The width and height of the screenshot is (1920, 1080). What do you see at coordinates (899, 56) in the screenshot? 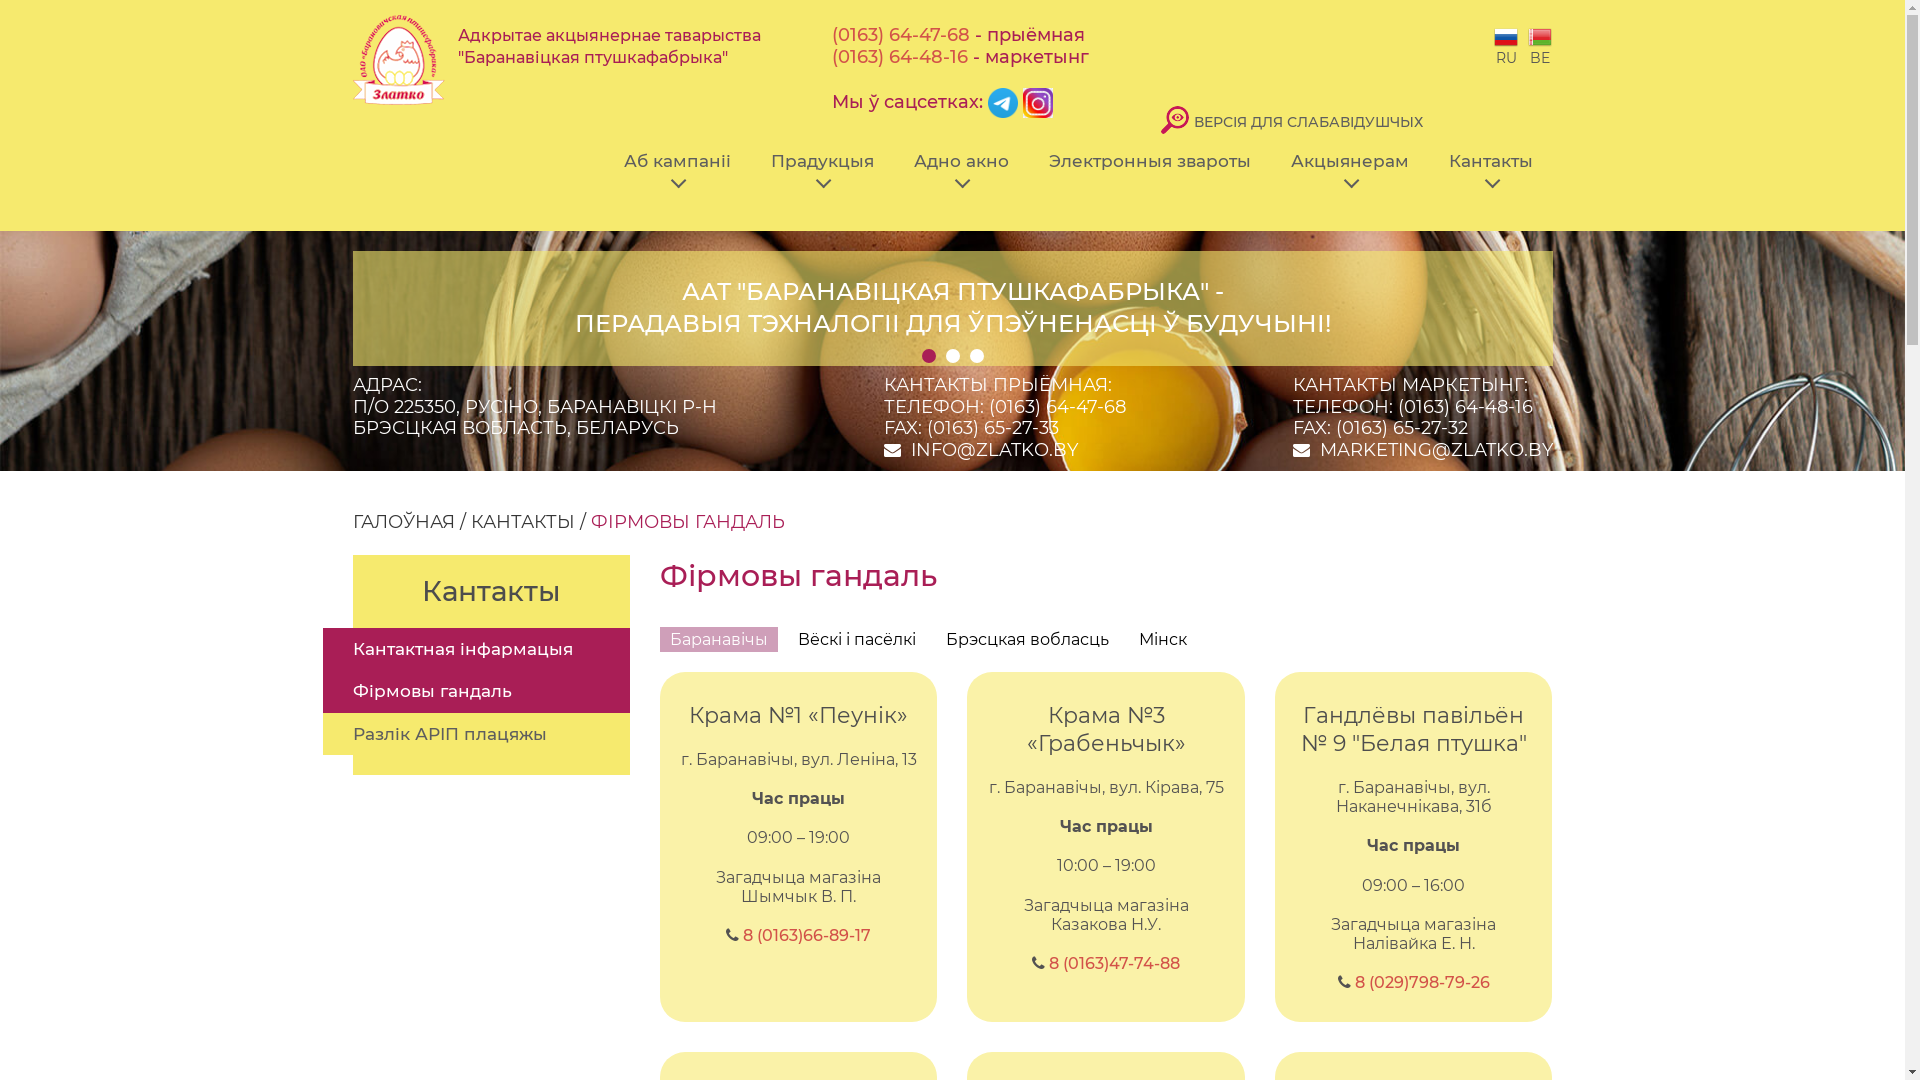
I see `'(0163) 64-48-16'` at bounding box center [899, 56].